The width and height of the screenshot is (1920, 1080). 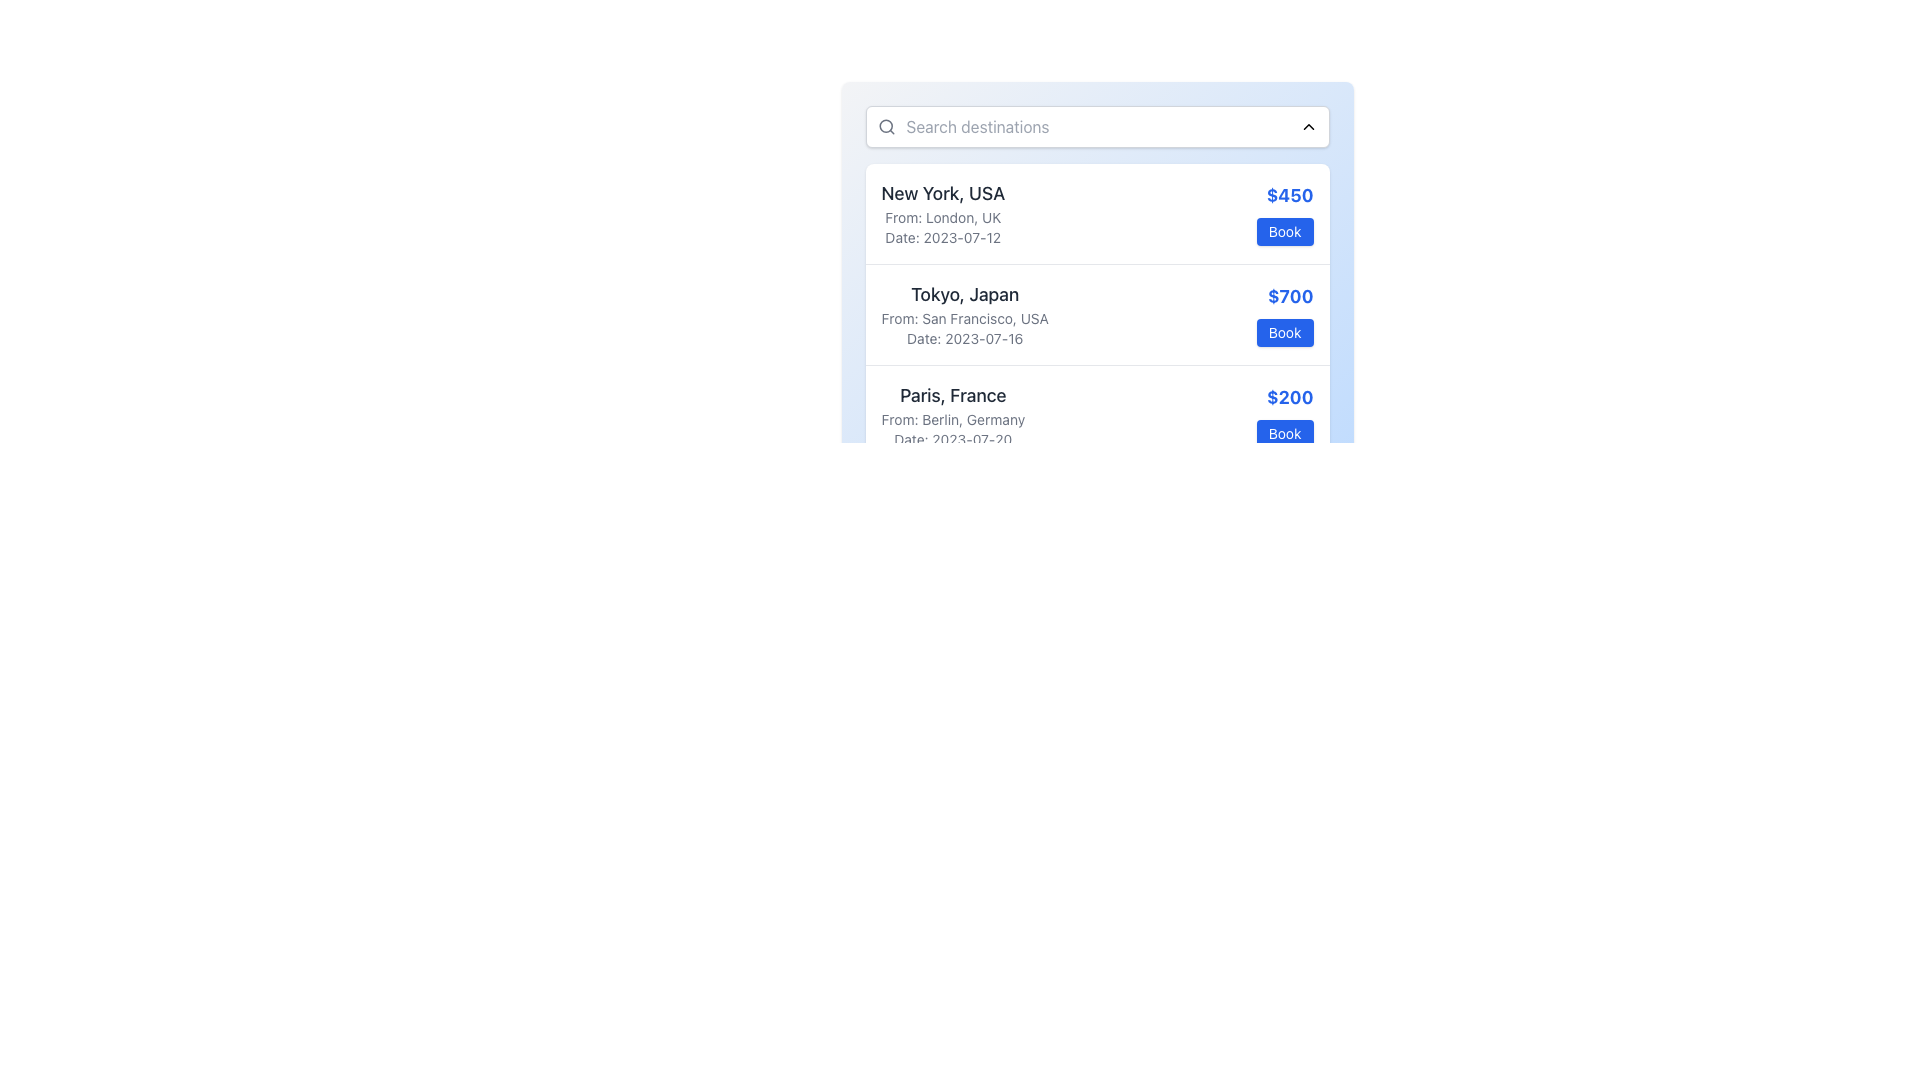 What do you see at coordinates (952, 396) in the screenshot?
I see `the destination title text label that indicates the name of the location in the travel booking interface, positioned above the 'From: Berlin, Germany' and 'Date: 2023-07-20' text elements` at bounding box center [952, 396].